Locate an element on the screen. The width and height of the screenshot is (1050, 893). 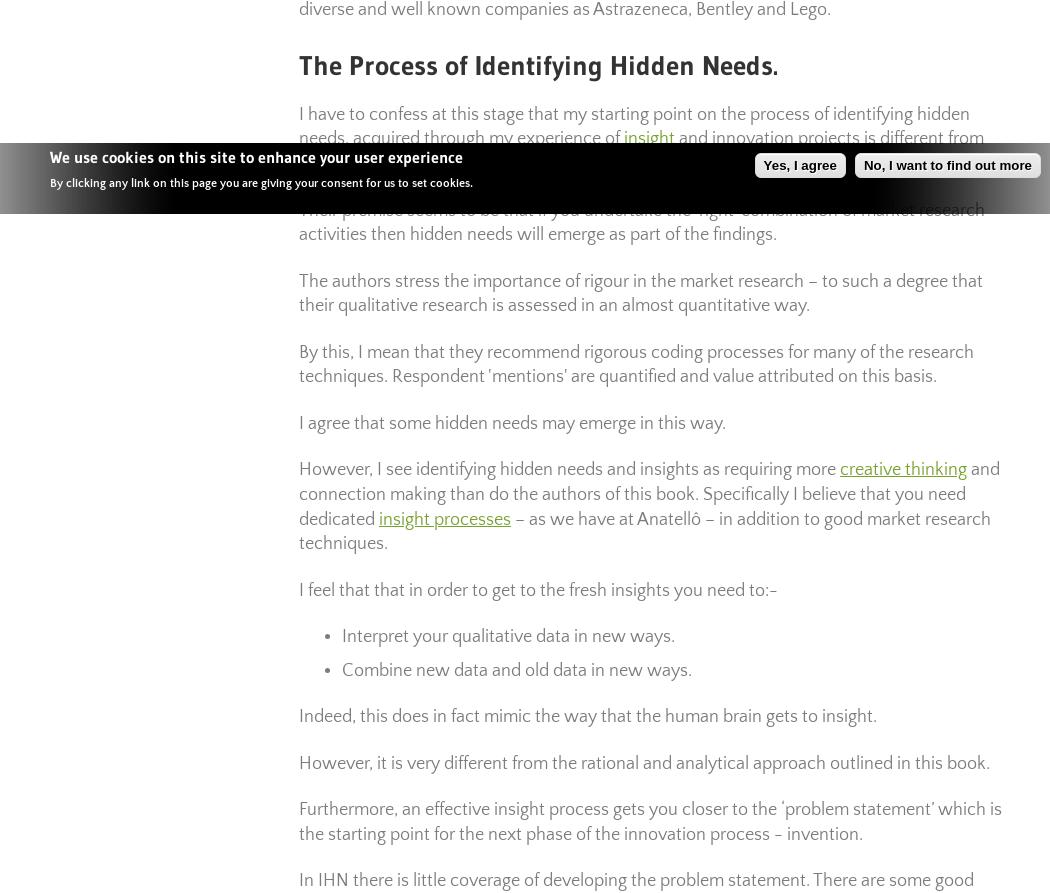
'However, it is very different from the rational and analytical approach outlined in this book.' is located at coordinates (643, 761).